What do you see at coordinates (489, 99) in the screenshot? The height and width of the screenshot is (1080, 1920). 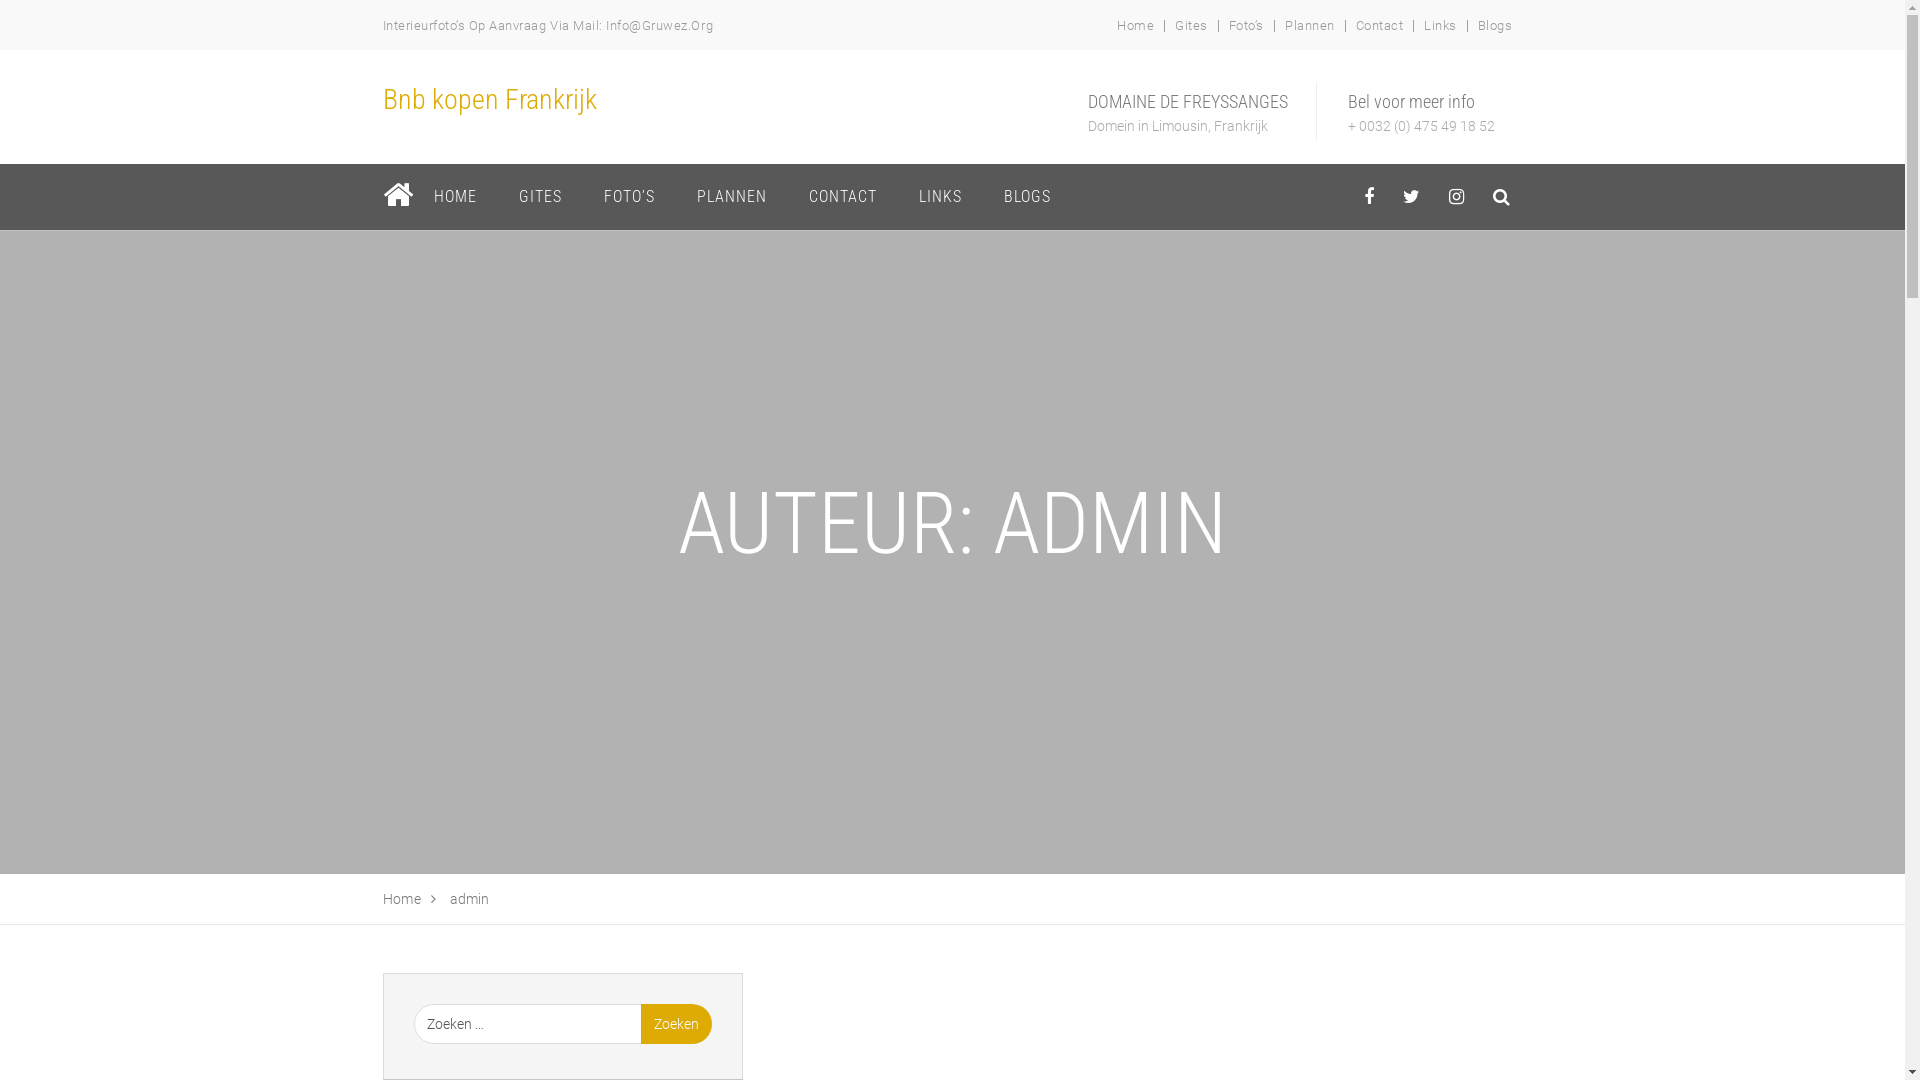 I see `'Bnb kopen Frankrijk'` at bounding box center [489, 99].